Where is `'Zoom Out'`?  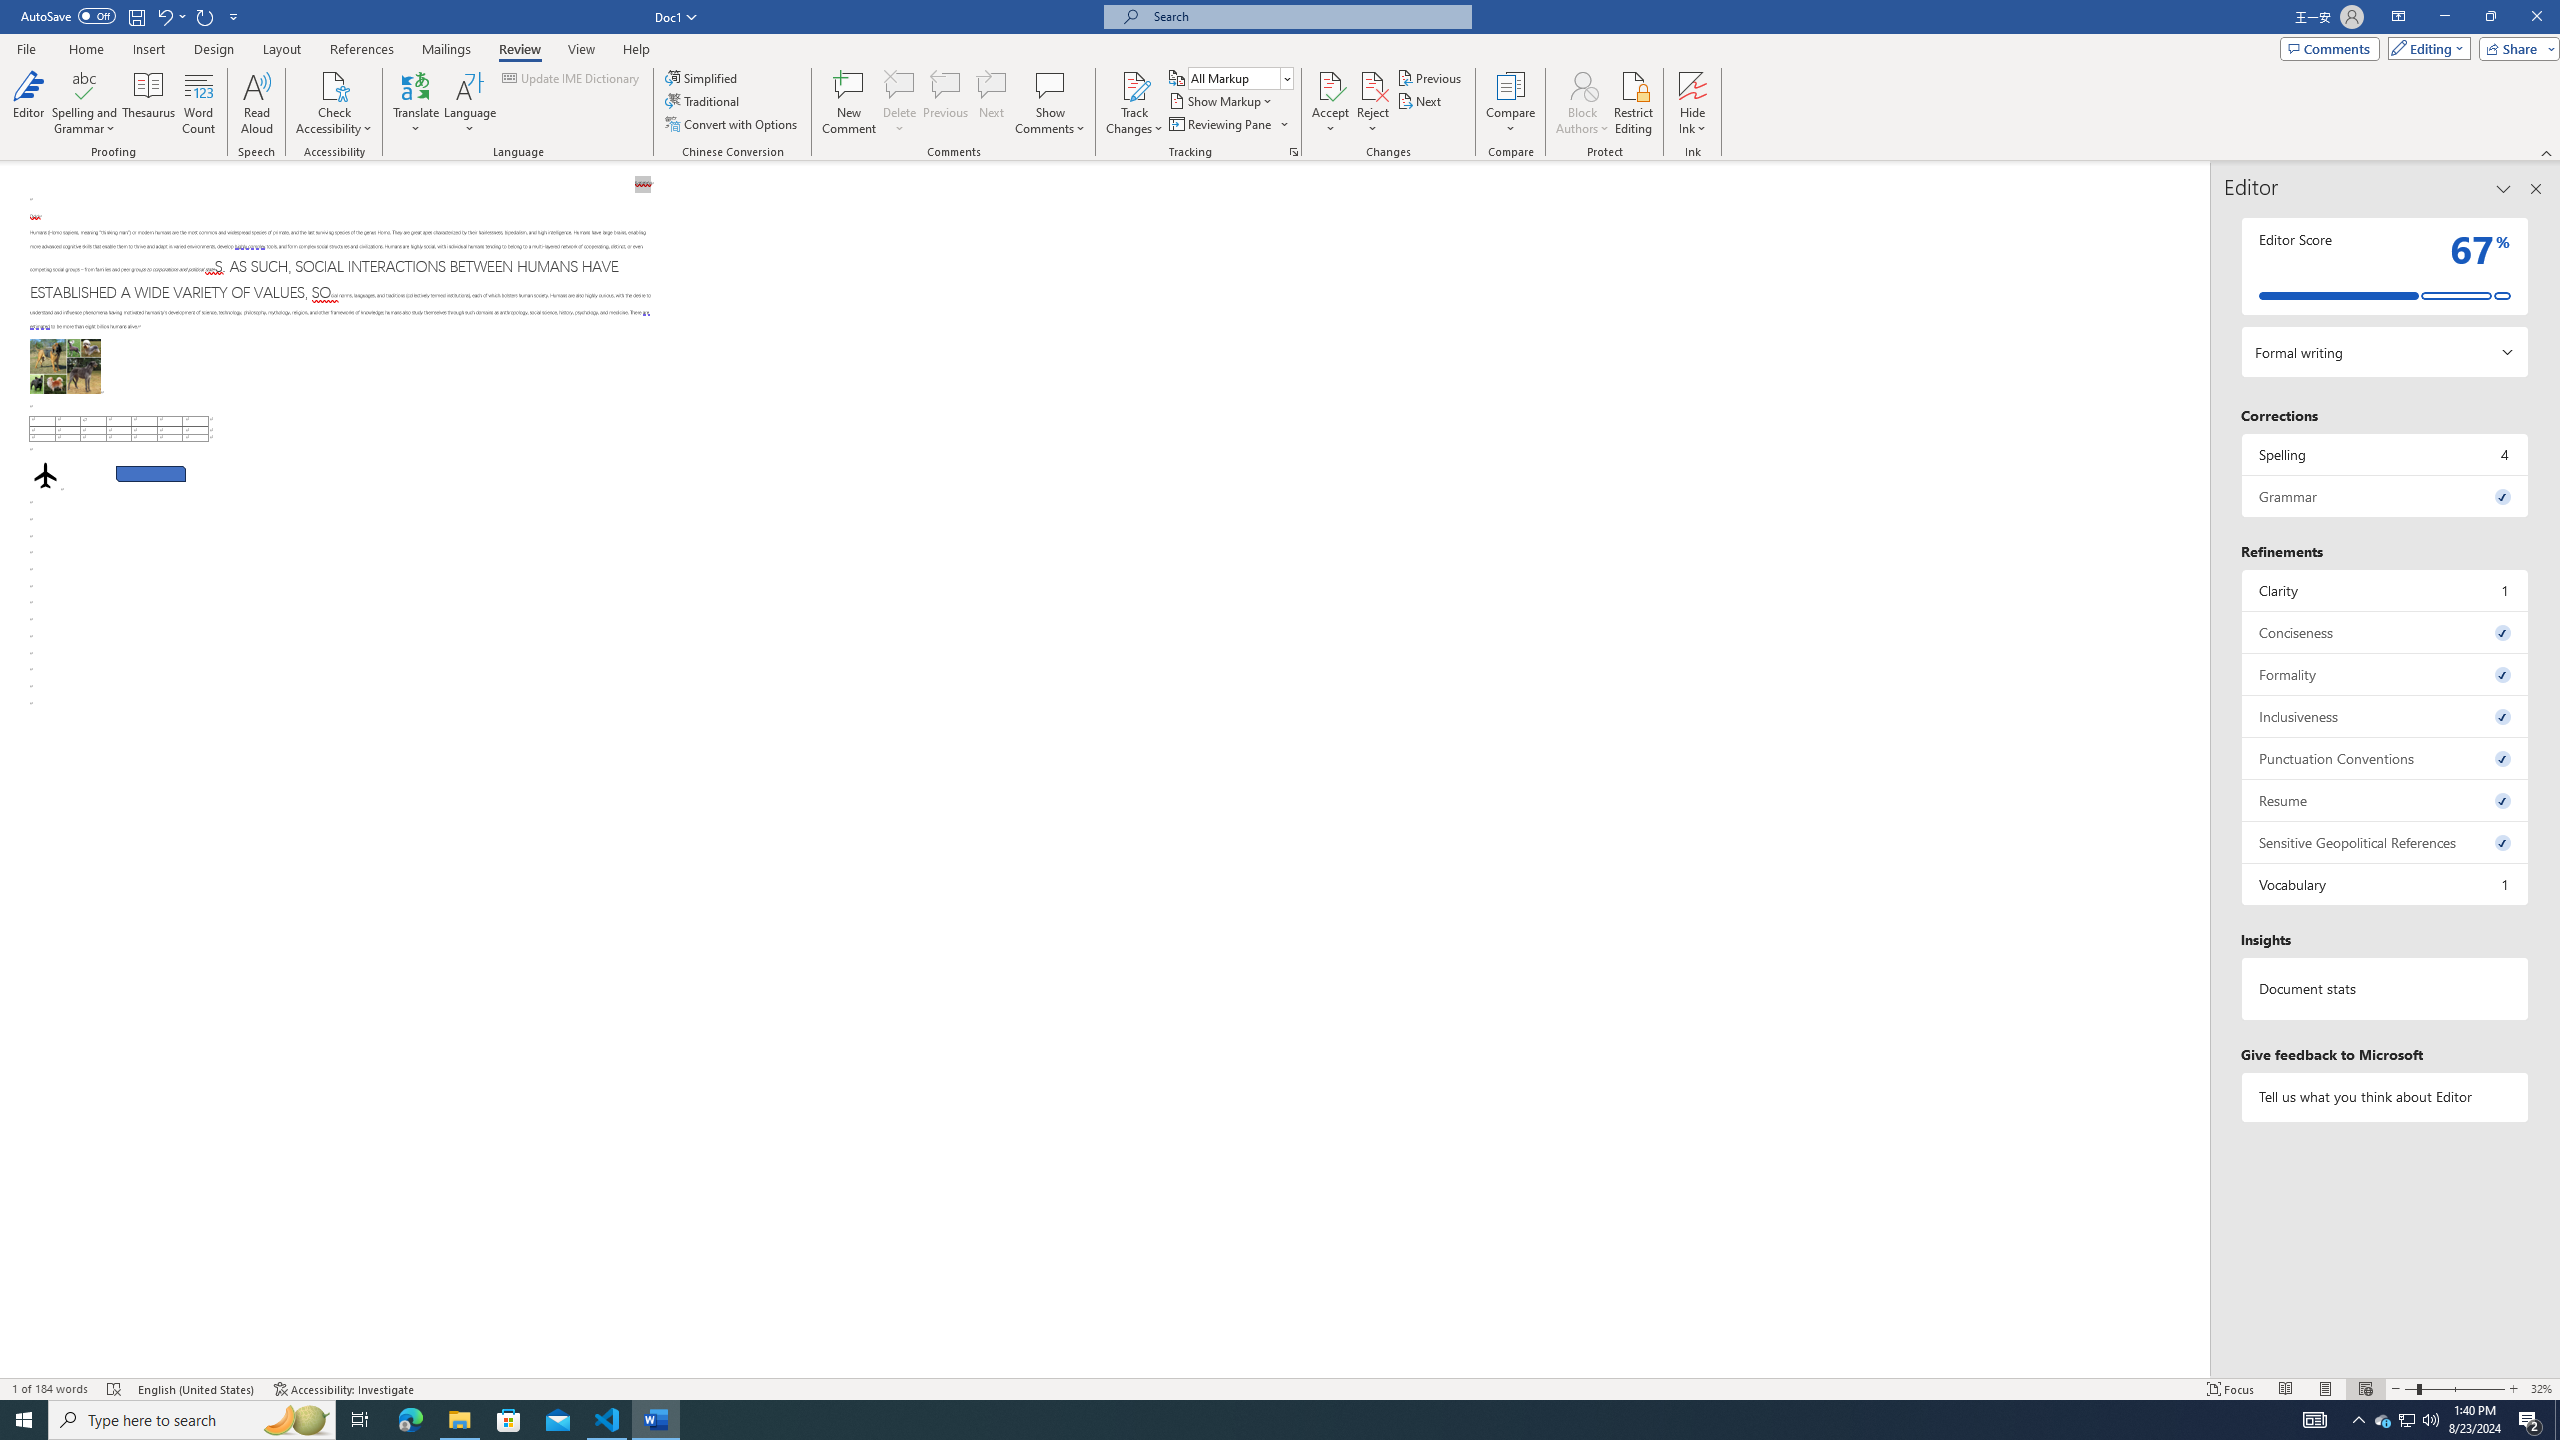 'Zoom Out' is located at coordinates (2409, 1389).